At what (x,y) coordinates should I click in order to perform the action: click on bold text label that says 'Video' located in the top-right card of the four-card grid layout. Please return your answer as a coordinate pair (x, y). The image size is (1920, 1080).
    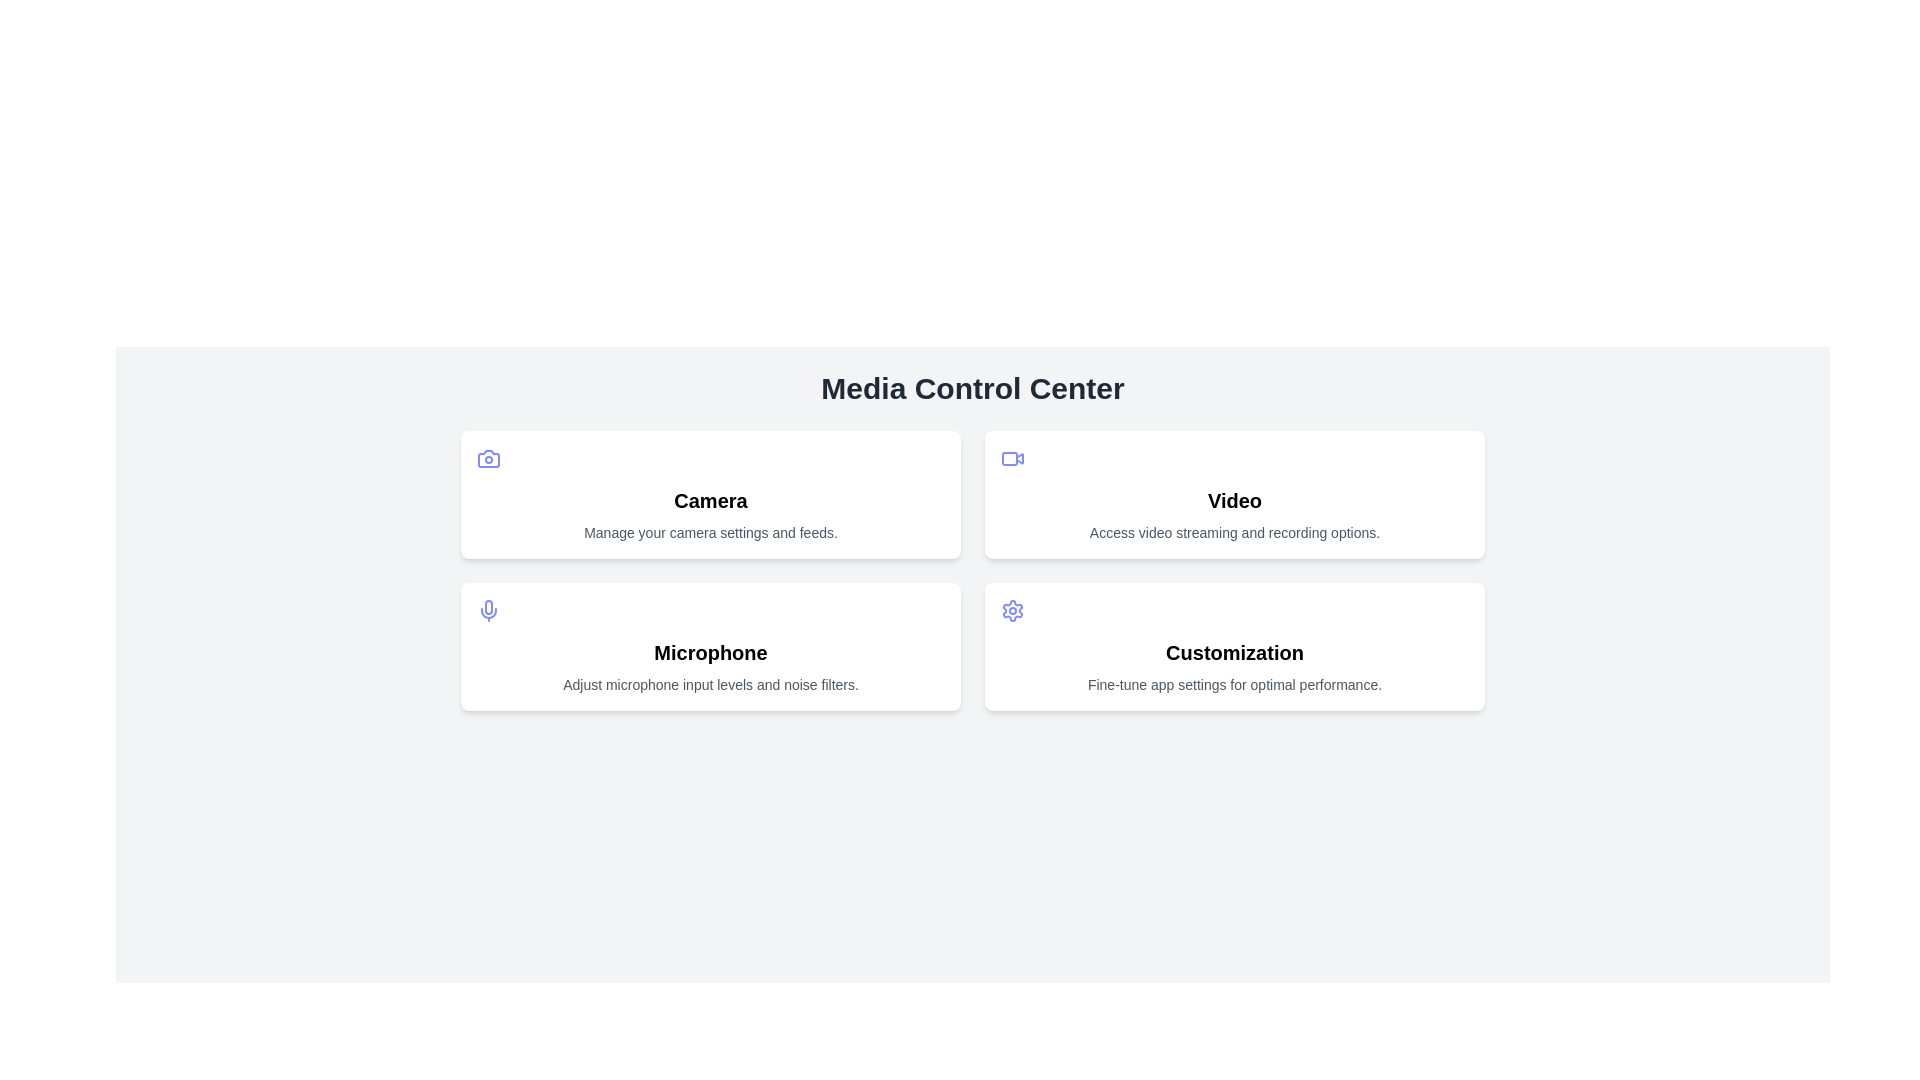
    Looking at the image, I should click on (1233, 500).